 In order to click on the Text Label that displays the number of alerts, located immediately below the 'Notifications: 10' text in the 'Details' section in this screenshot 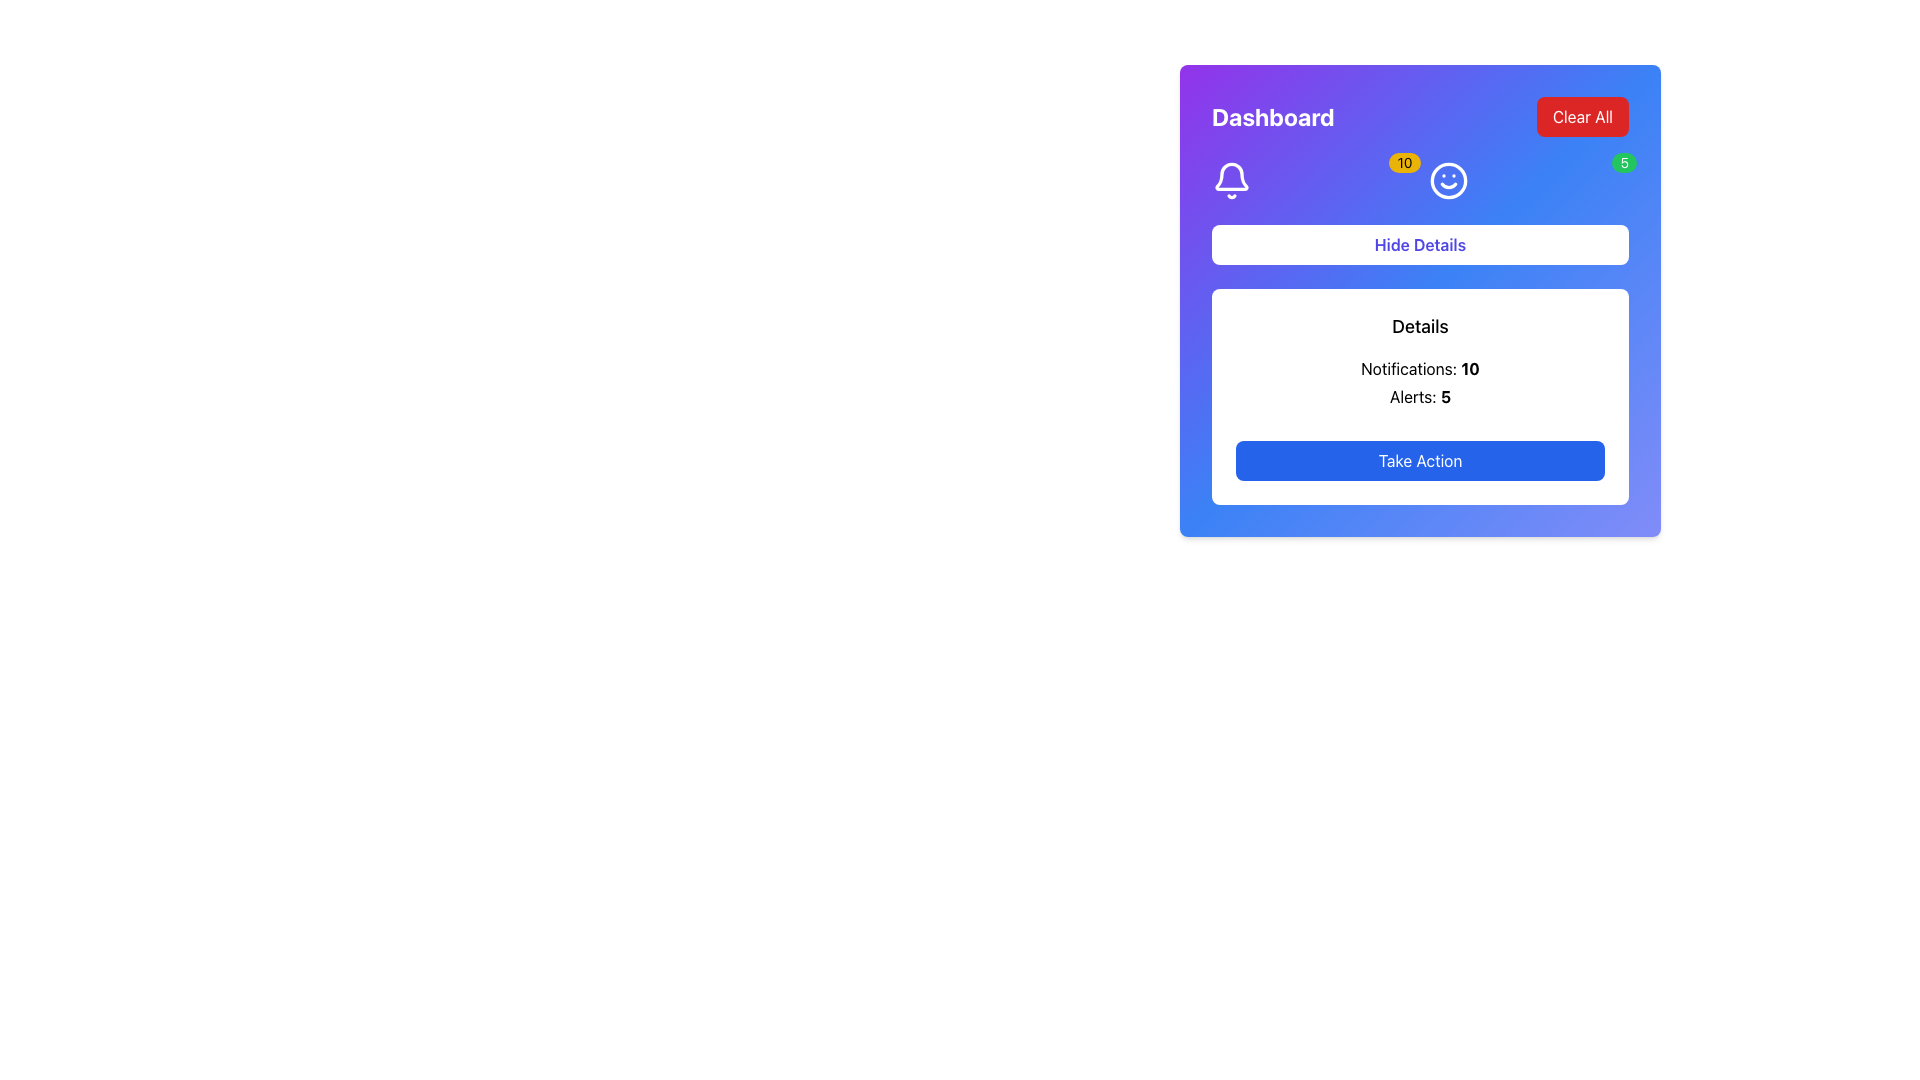, I will do `click(1419, 397)`.